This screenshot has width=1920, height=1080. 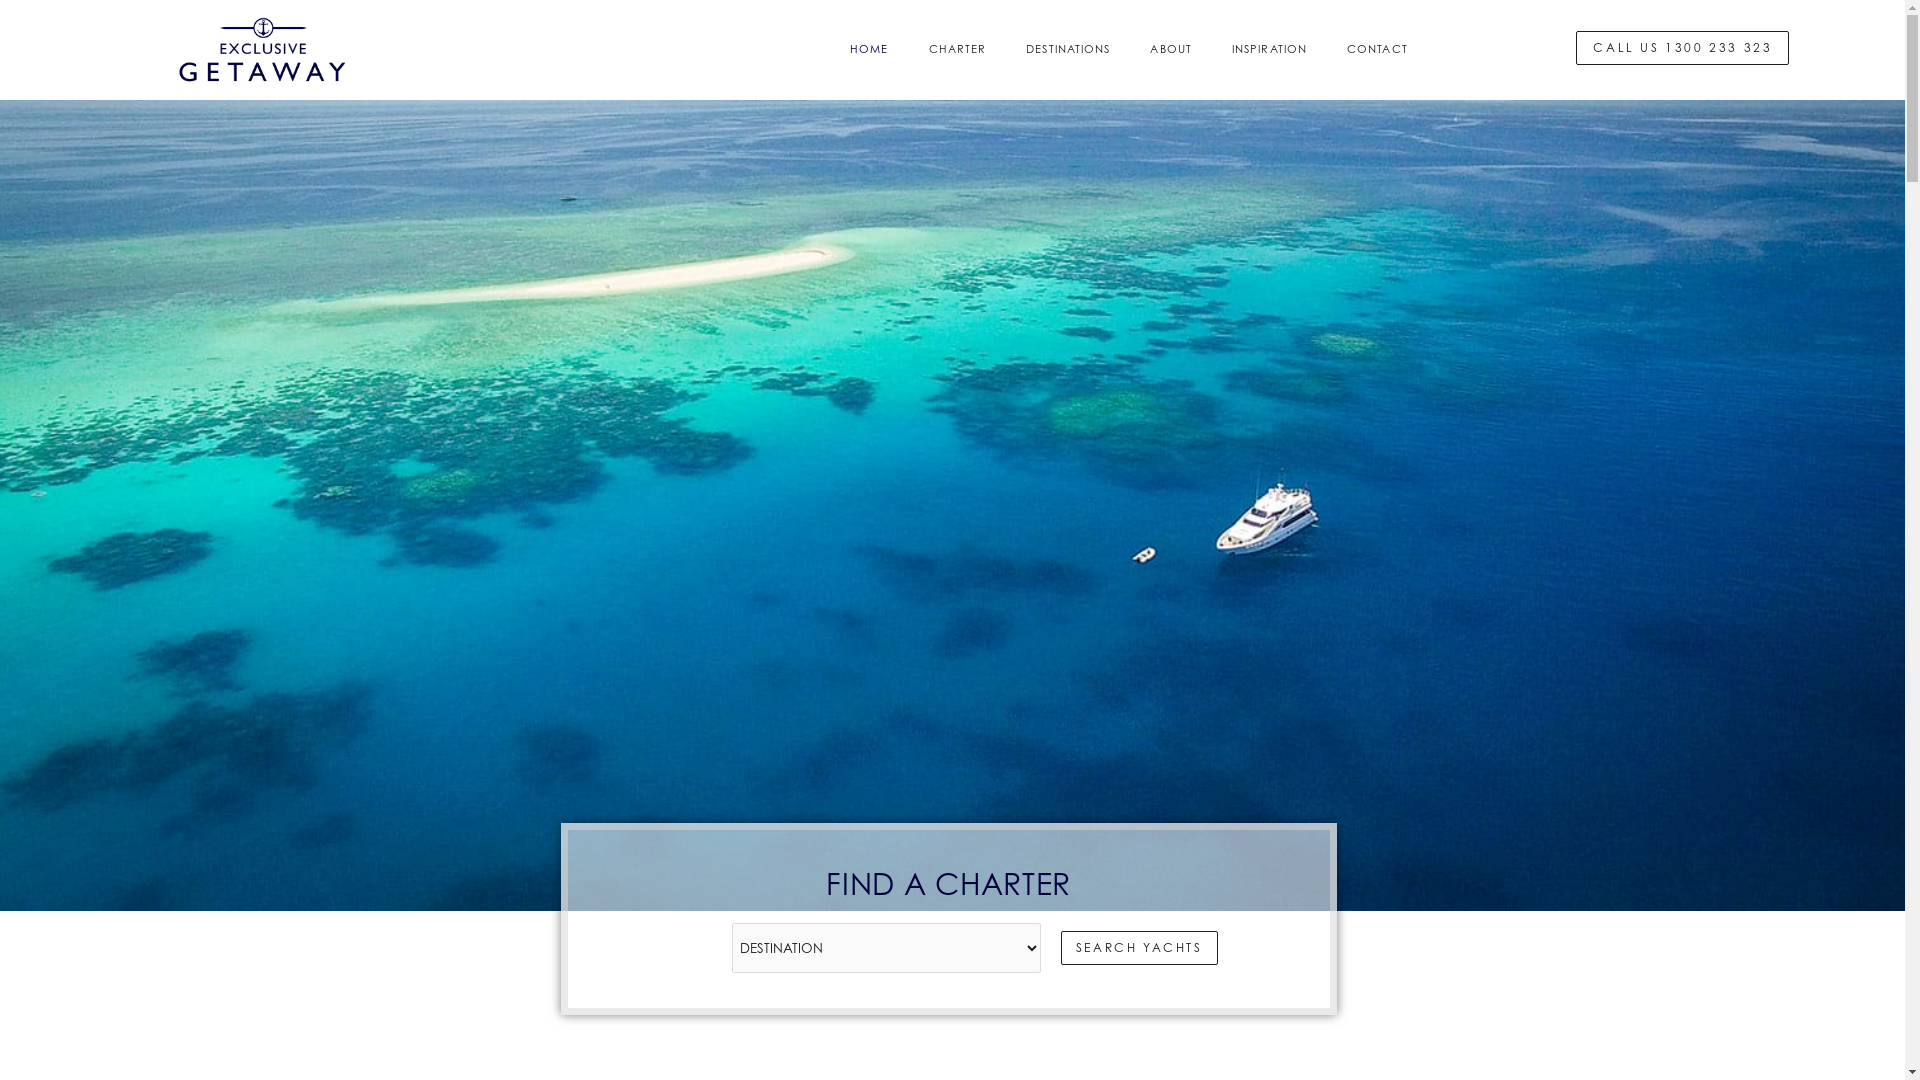 I want to click on 'CONTACT', so click(x=1326, y=82).